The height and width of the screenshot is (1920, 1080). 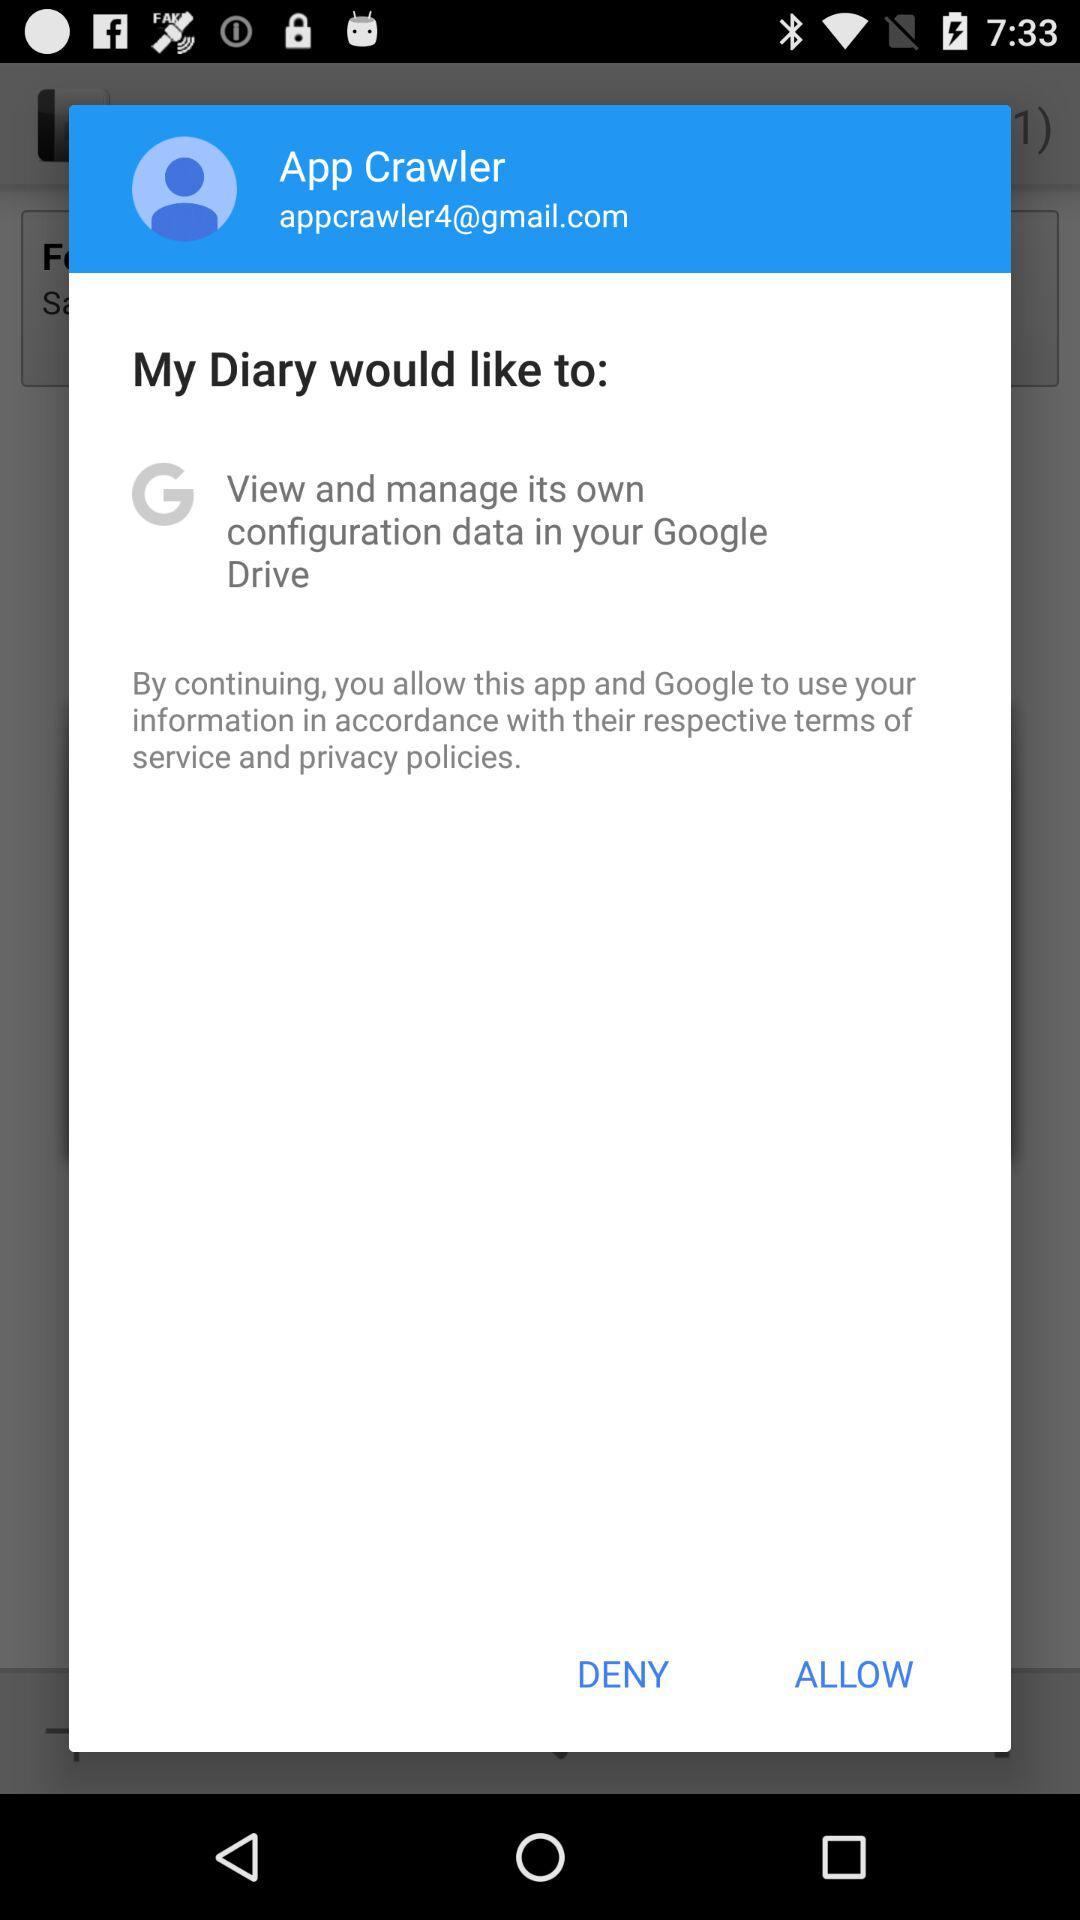 I want to click on the app above the by continuing you app, so click(x=540, y=530).